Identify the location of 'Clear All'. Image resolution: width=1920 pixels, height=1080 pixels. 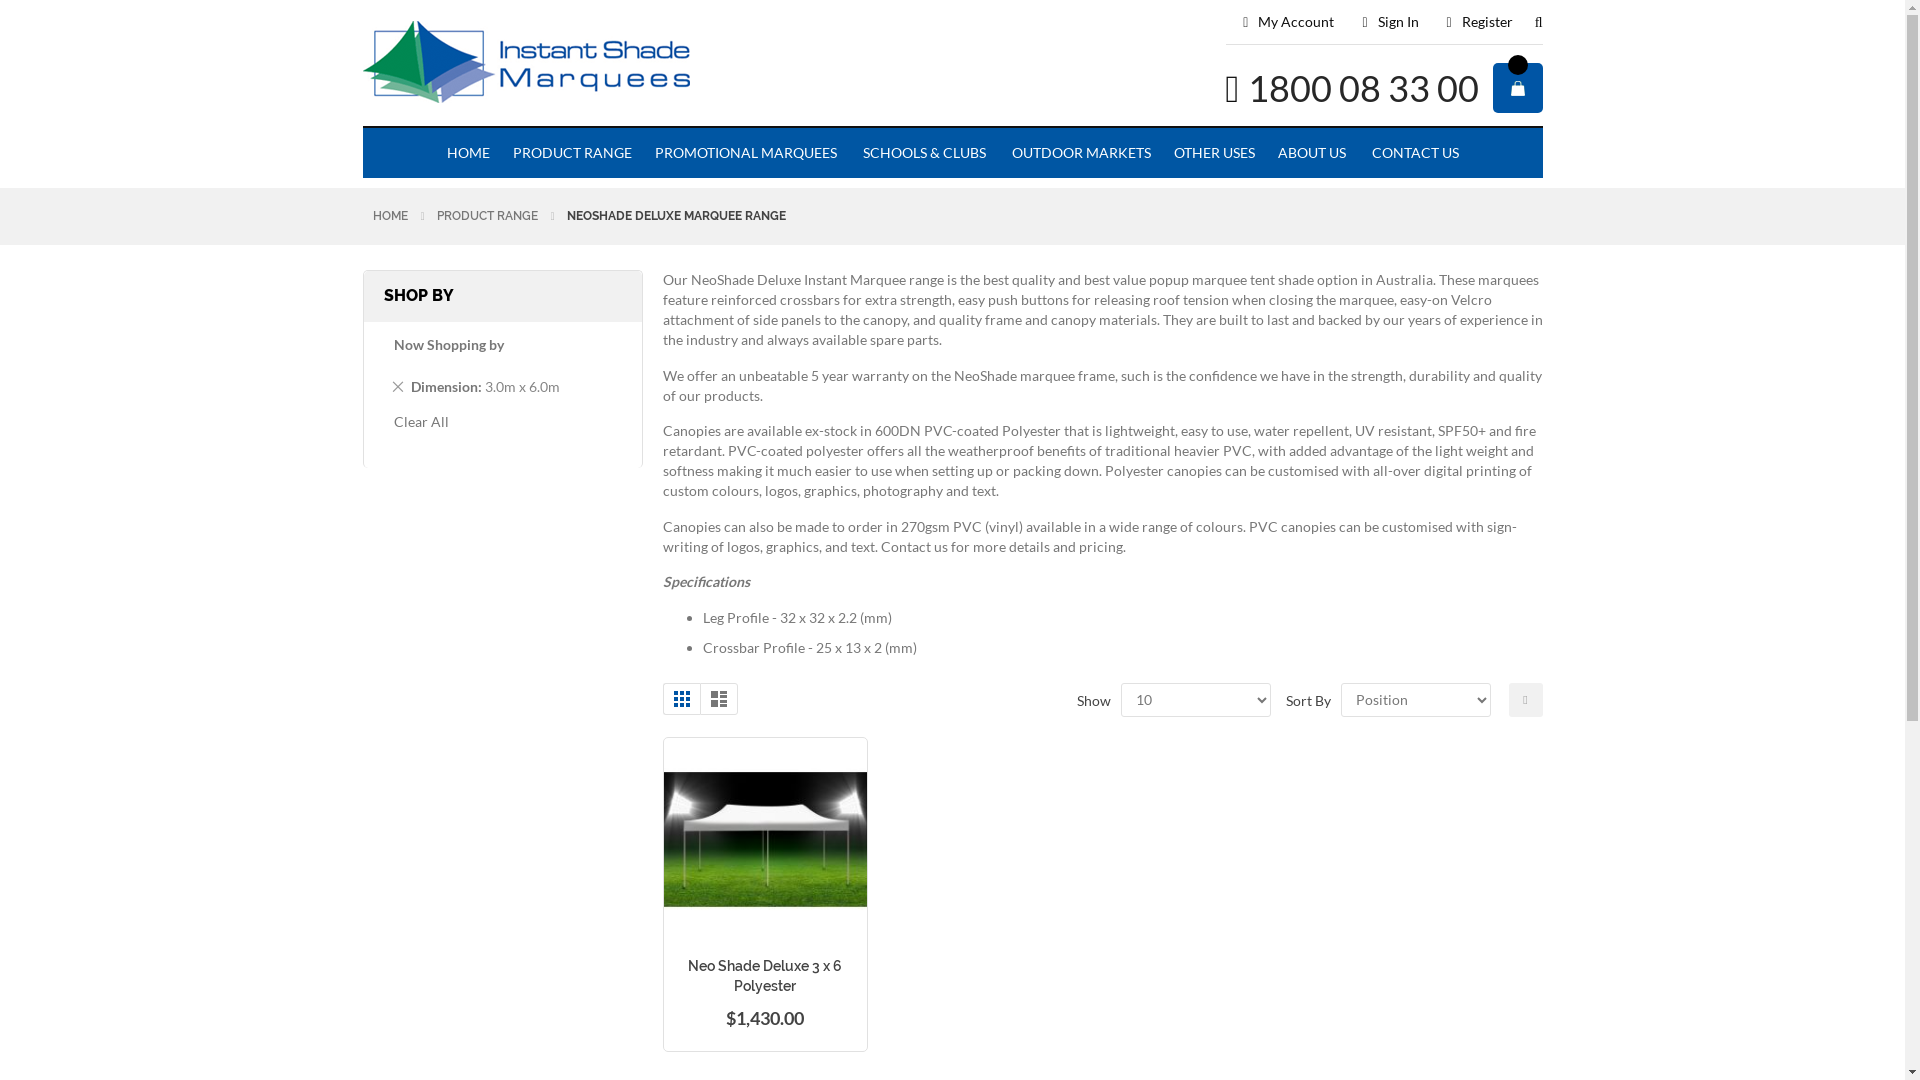
(420, 420).